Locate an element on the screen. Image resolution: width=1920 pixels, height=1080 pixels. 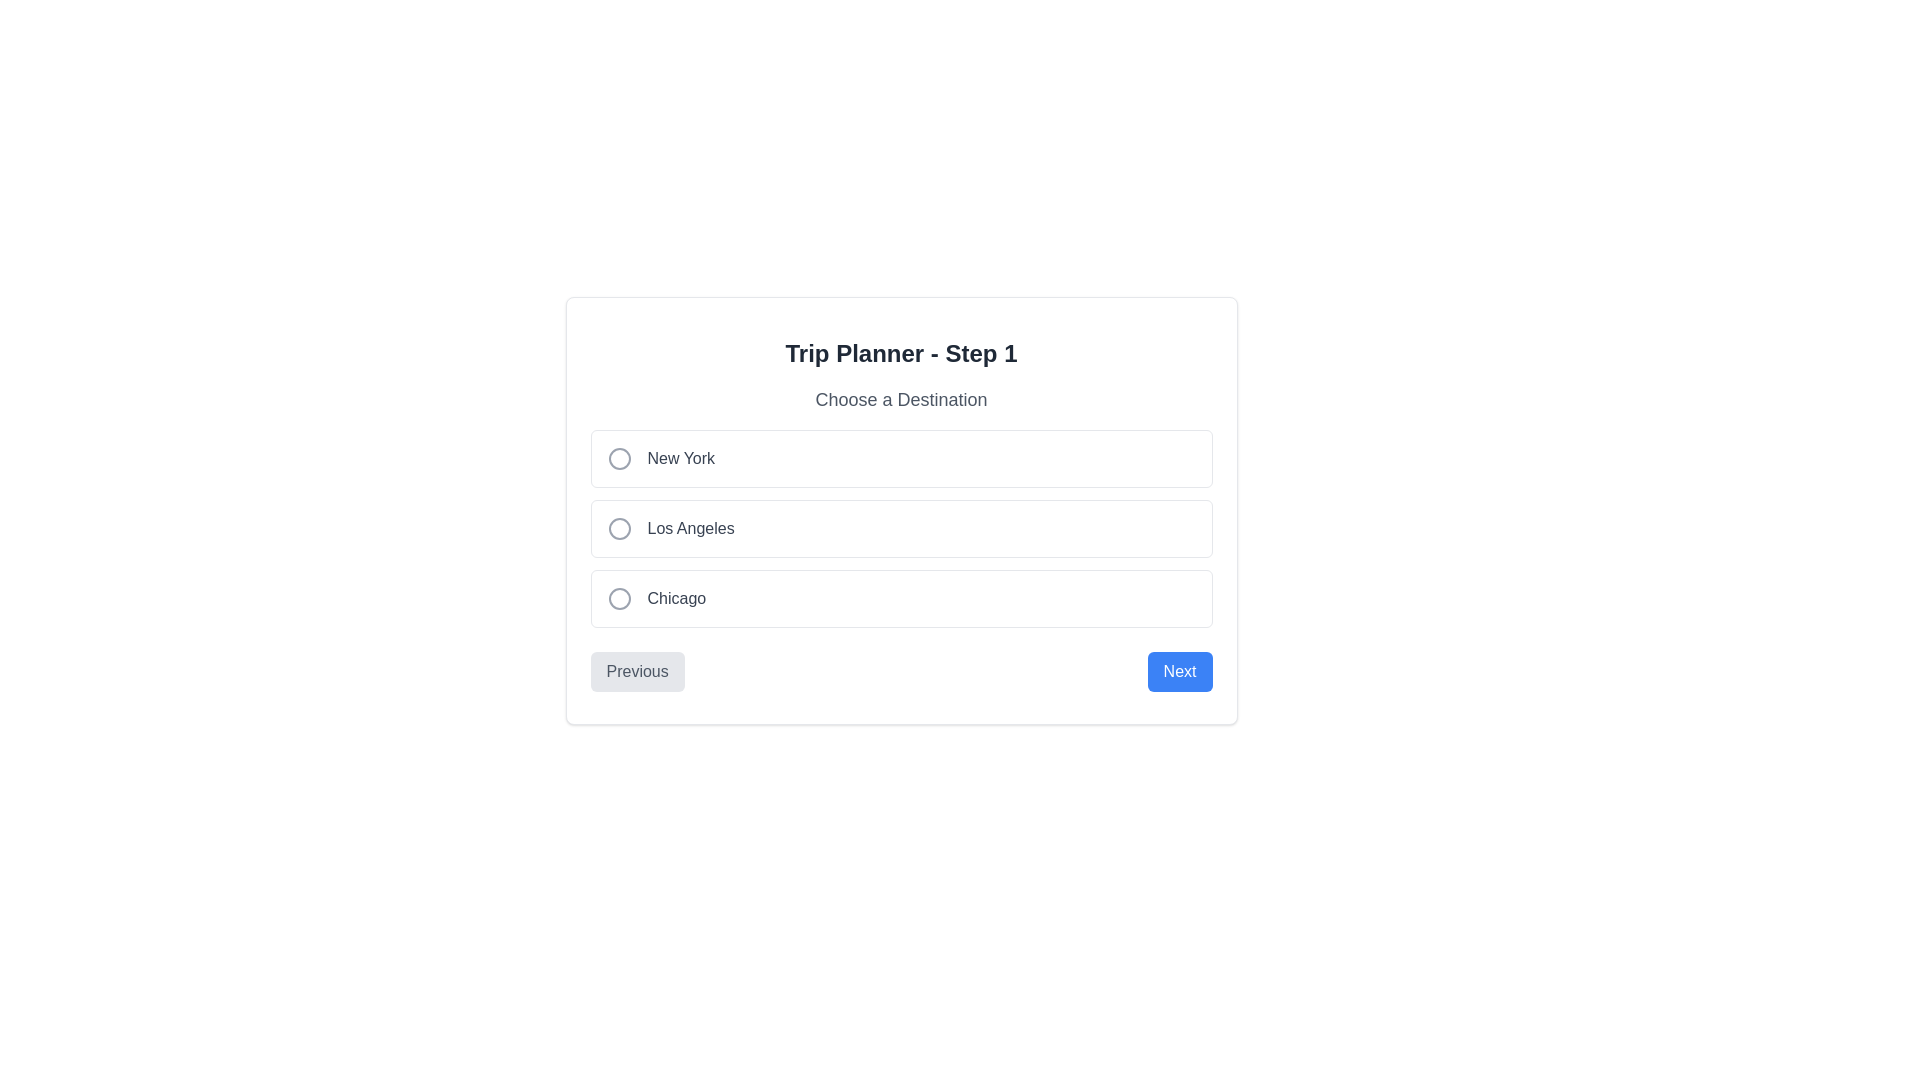
the 'New York' text label, which is displayed in a medium-sized gray font and is the first selectable option in the 'Choose a Destination' section, positioned to the right of a circular icon is located at coordinates (681, 459).